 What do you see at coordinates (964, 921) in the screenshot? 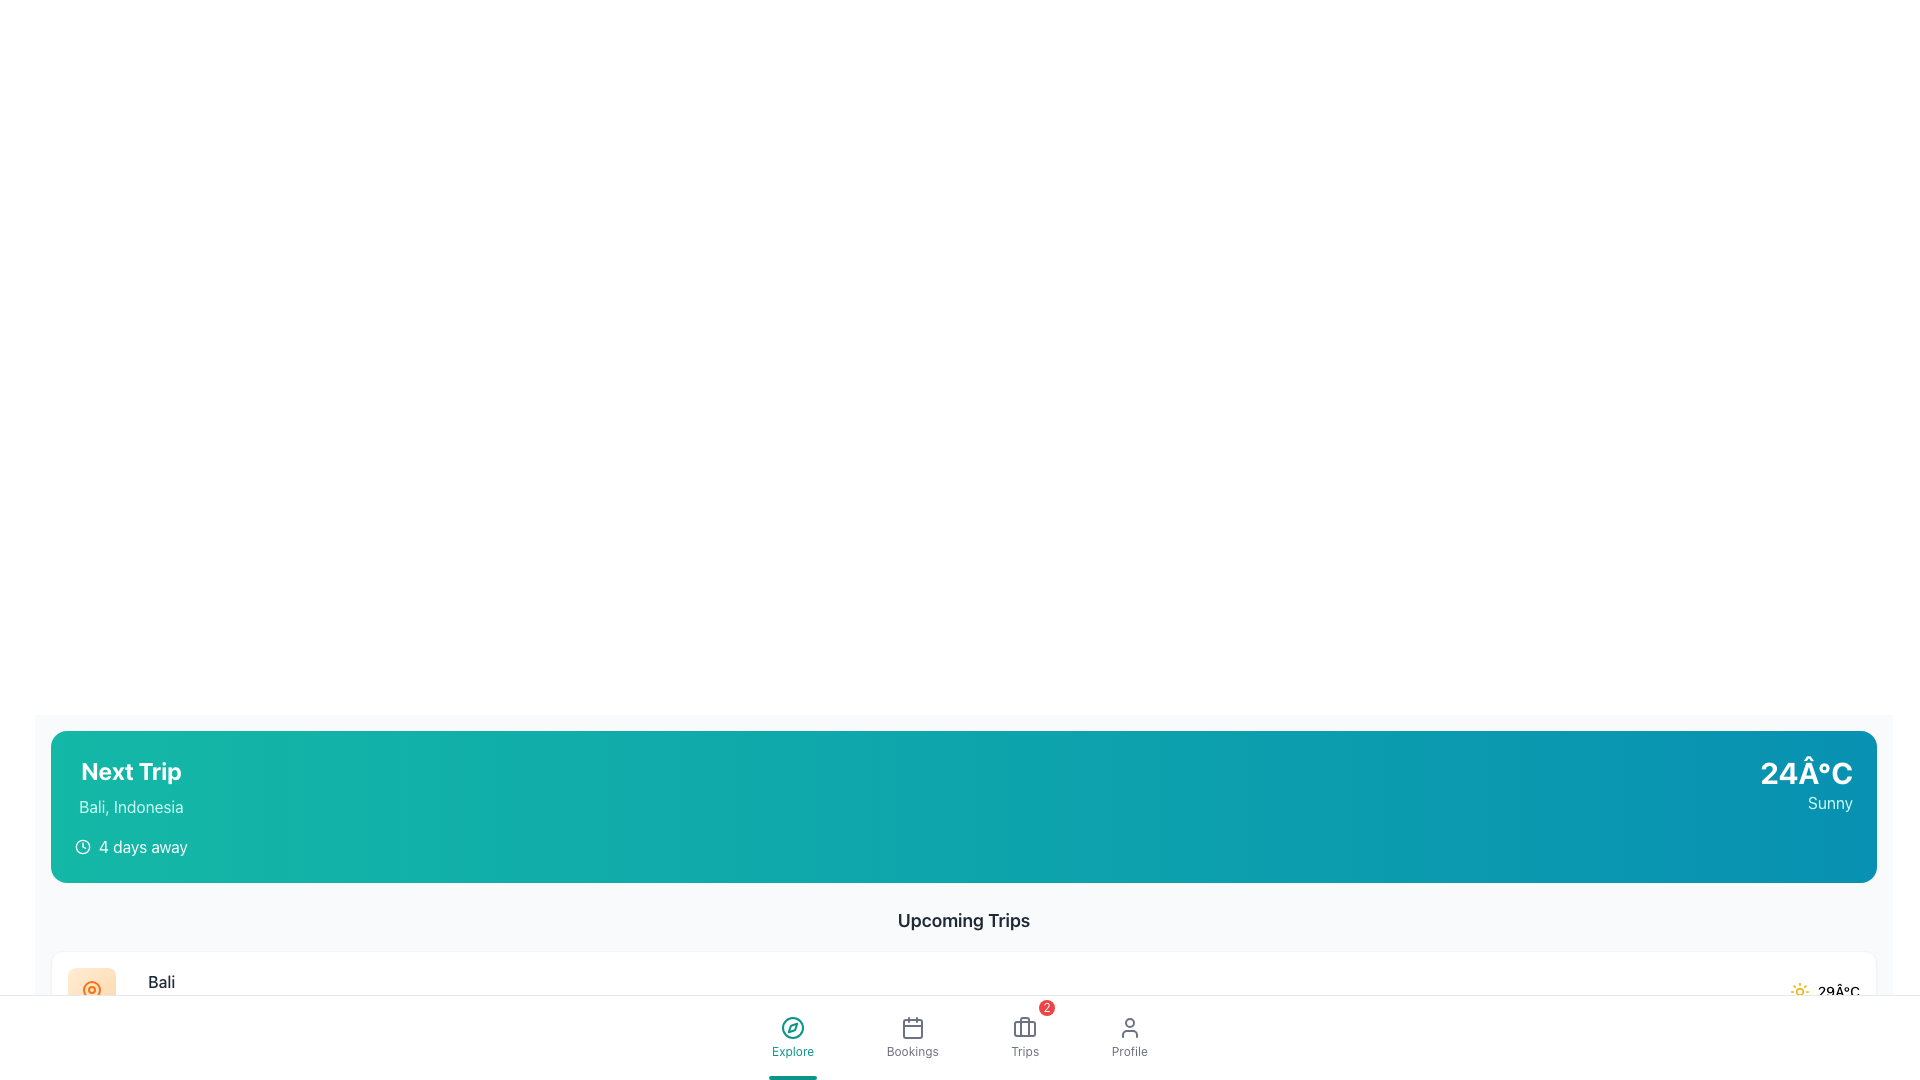
I see `the 'Upcoming Trips' heading text label to indicate its significance as the section title for upcoming trip information` at bounding box center [964, 921].